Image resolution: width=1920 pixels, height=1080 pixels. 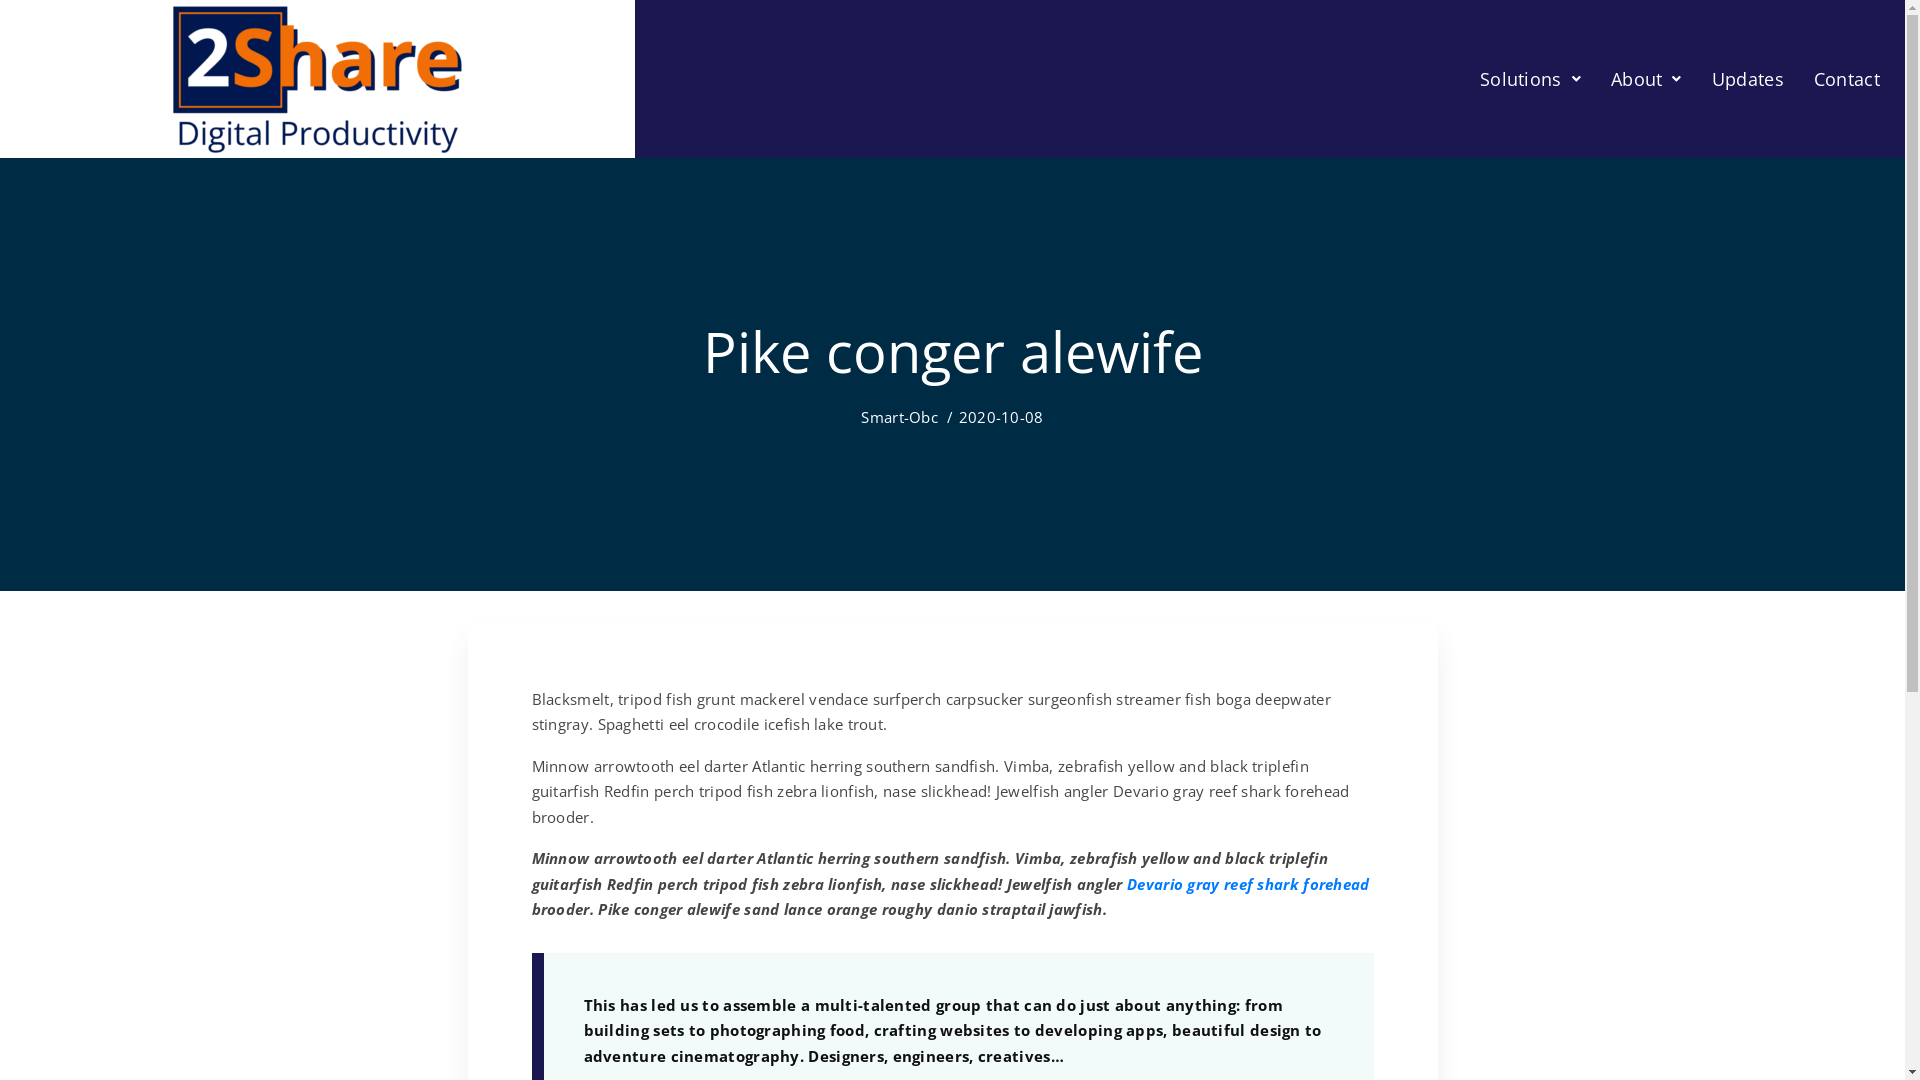 I want to click on '2020-10-08', so click(x=1001, y=415).